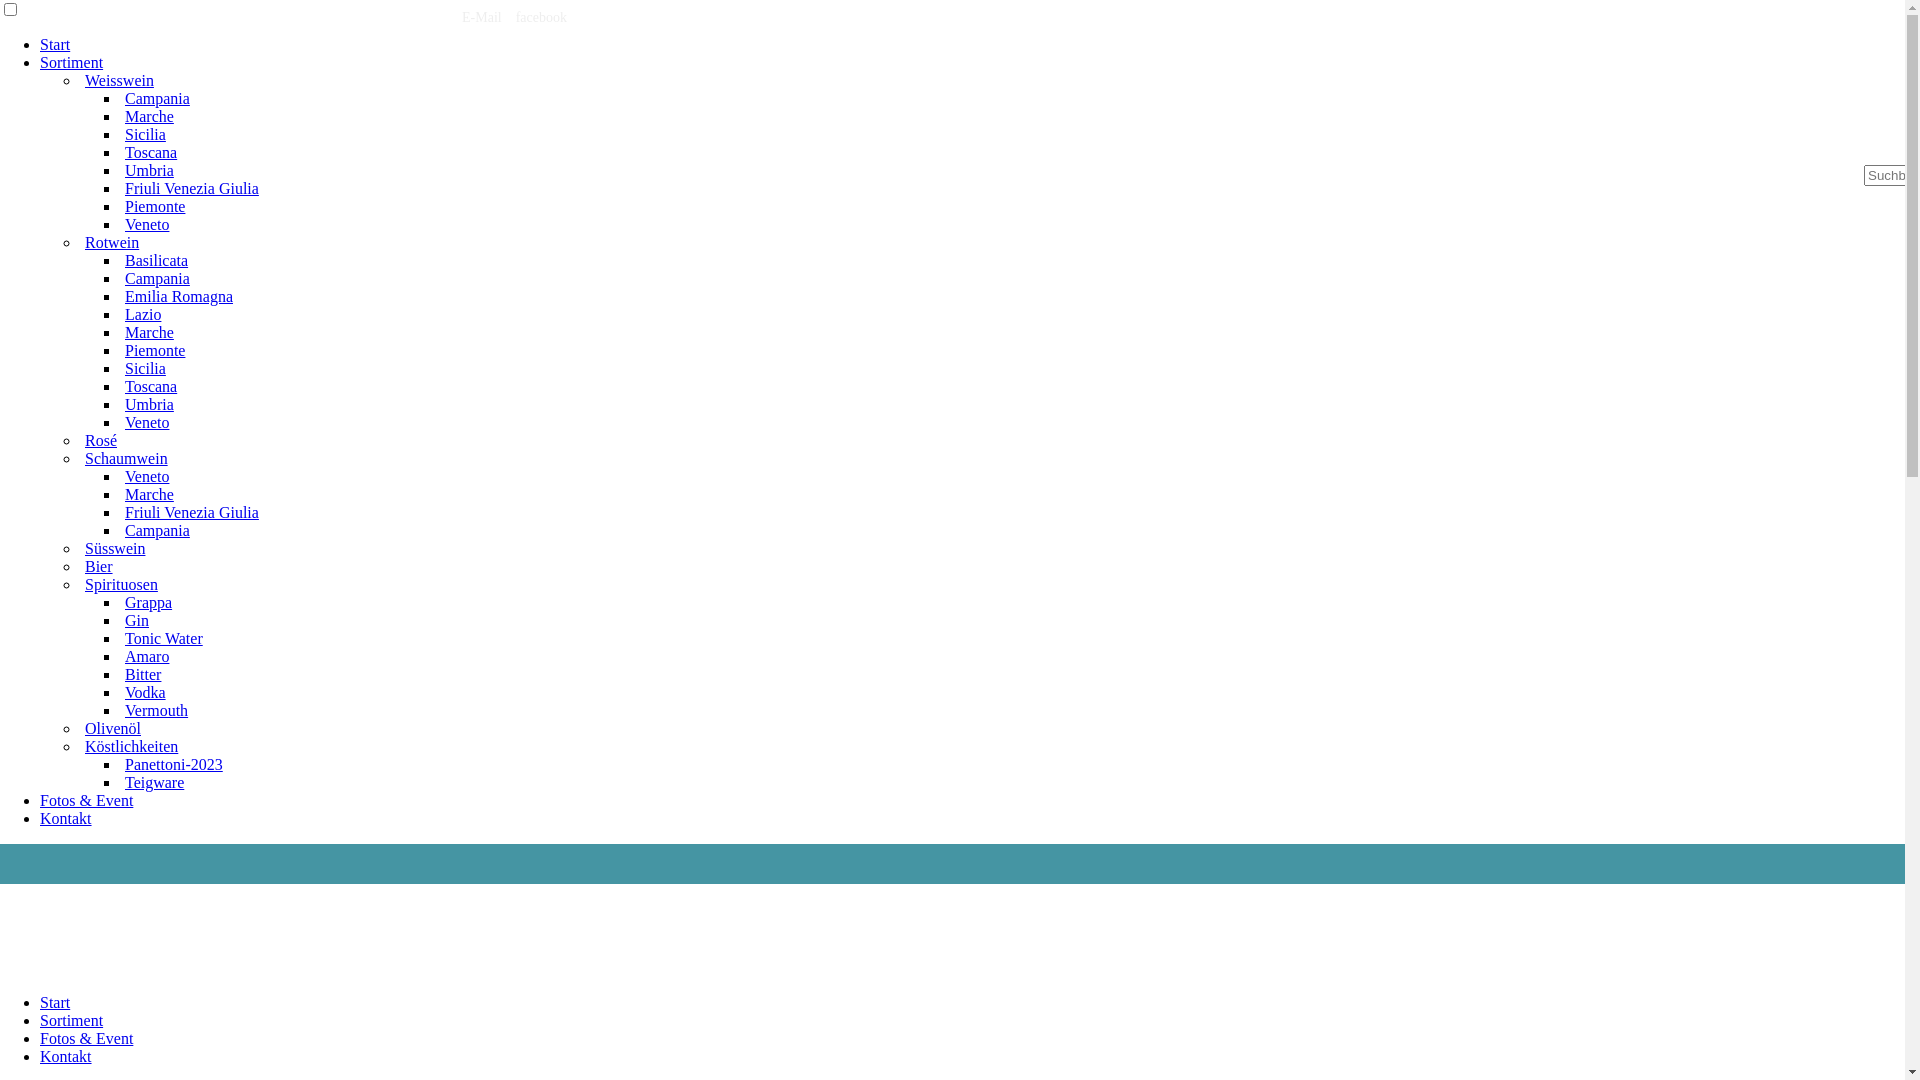  Describe the element at coordinates (173, 764) in the screenshot. I see `'Panettoni-2023'` at that location.